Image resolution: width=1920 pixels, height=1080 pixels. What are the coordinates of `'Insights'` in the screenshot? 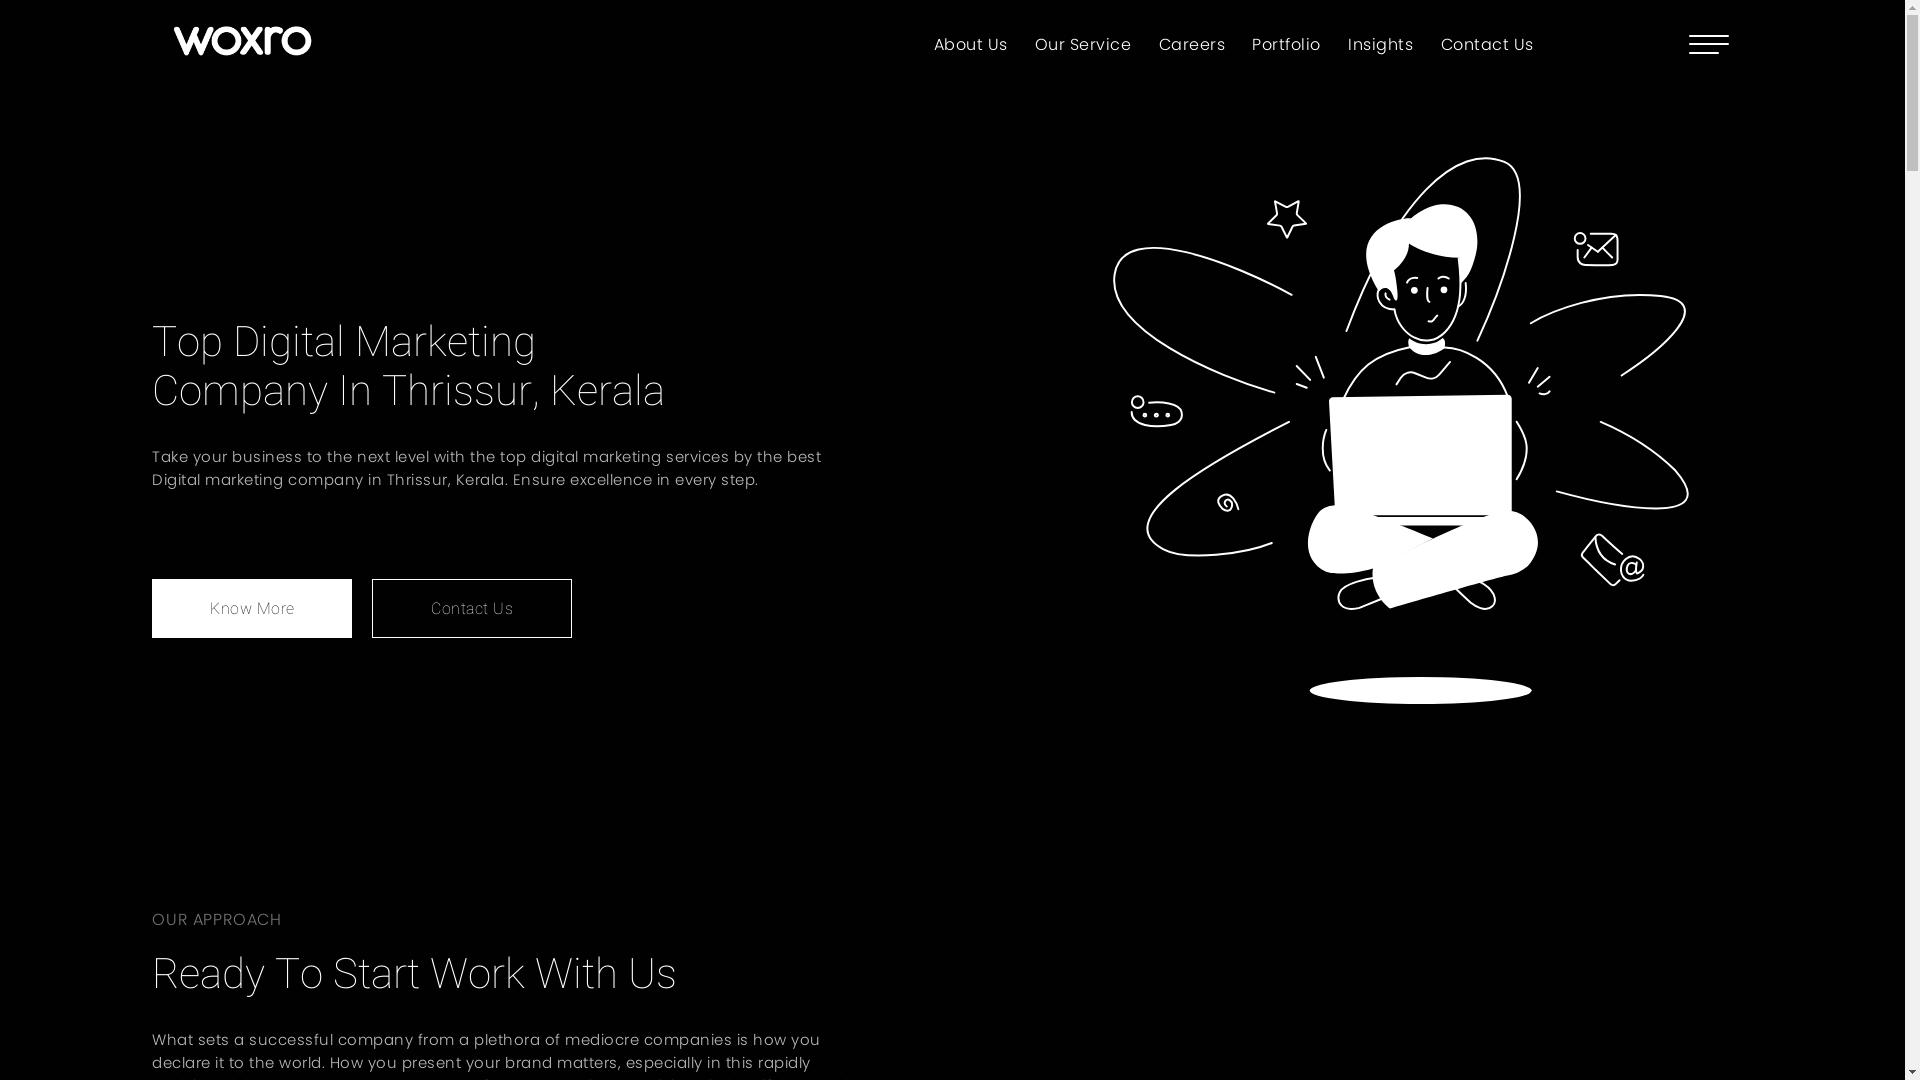 It's located at (1348, 43).